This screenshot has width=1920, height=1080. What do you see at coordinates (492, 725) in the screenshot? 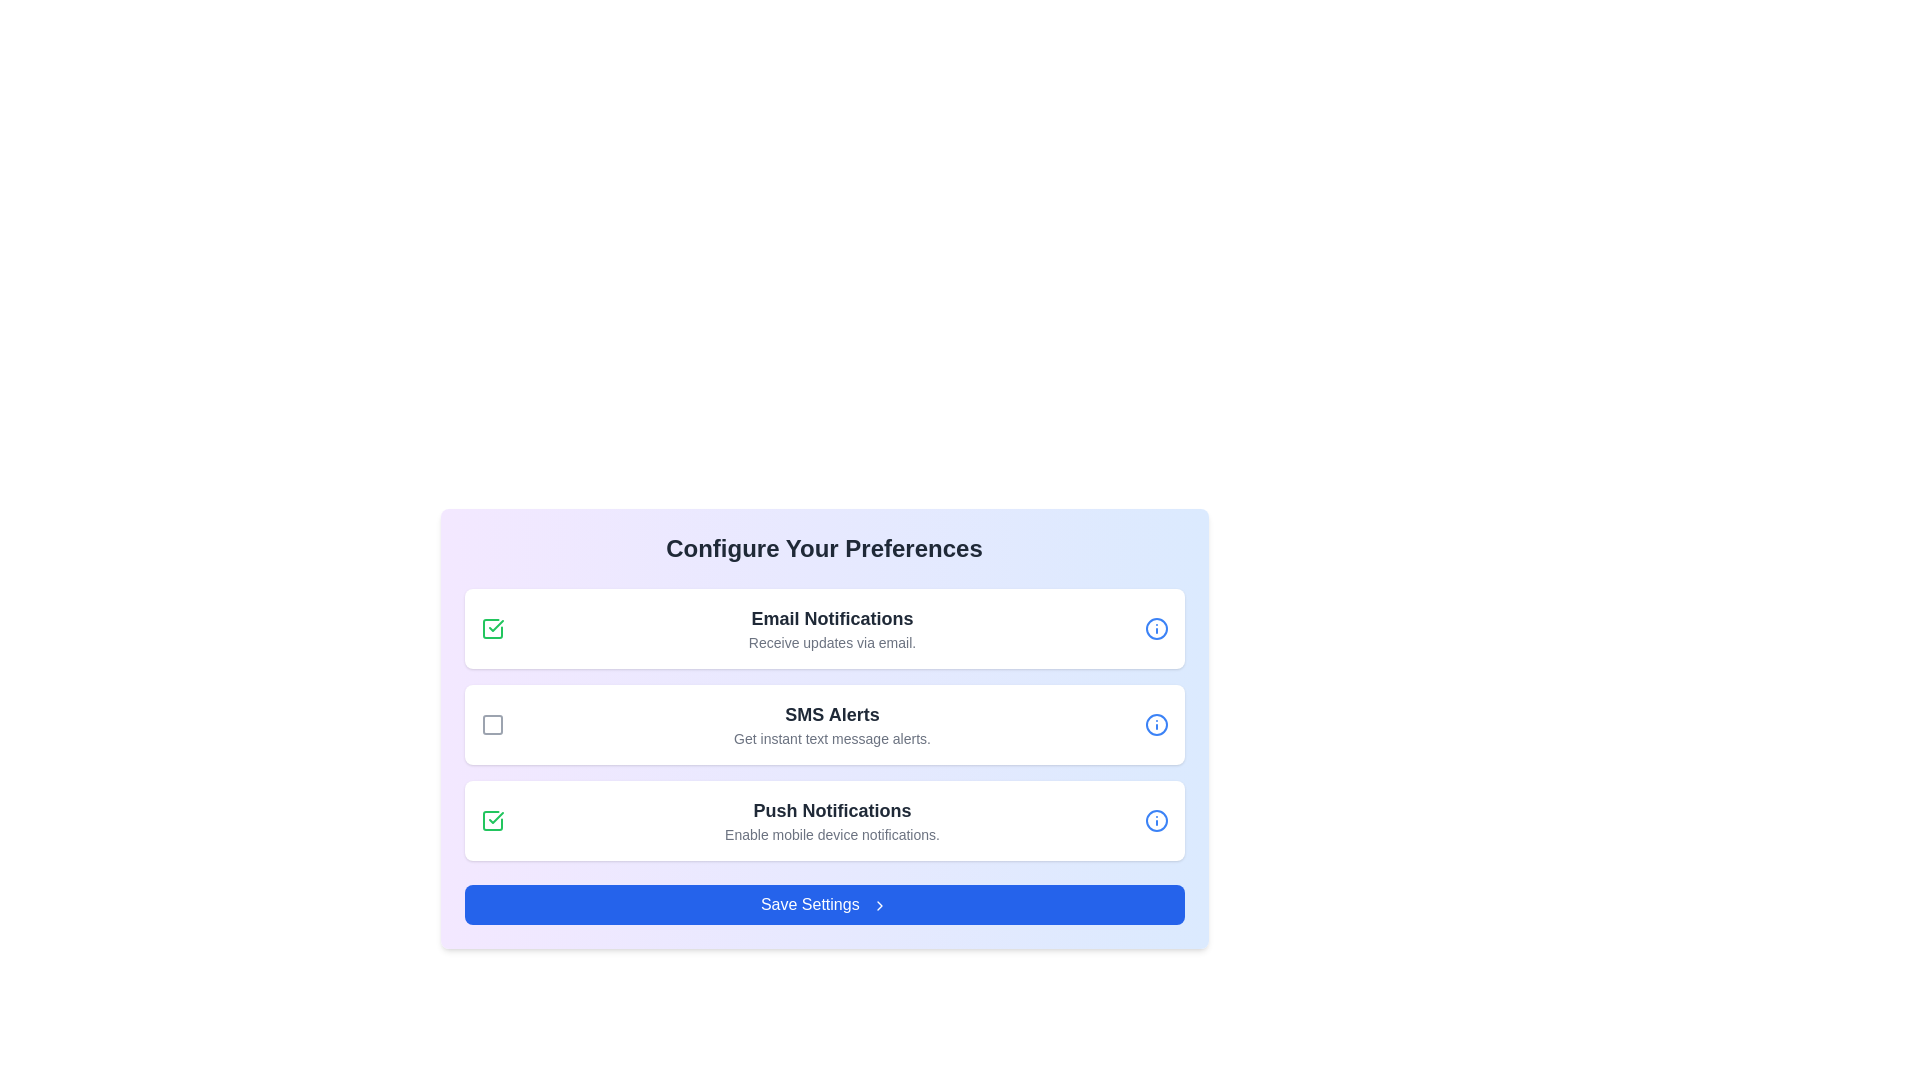
I see `the checkbox located on the left side of the 'SMS Alerts' section` at bounding box center [492, 725].